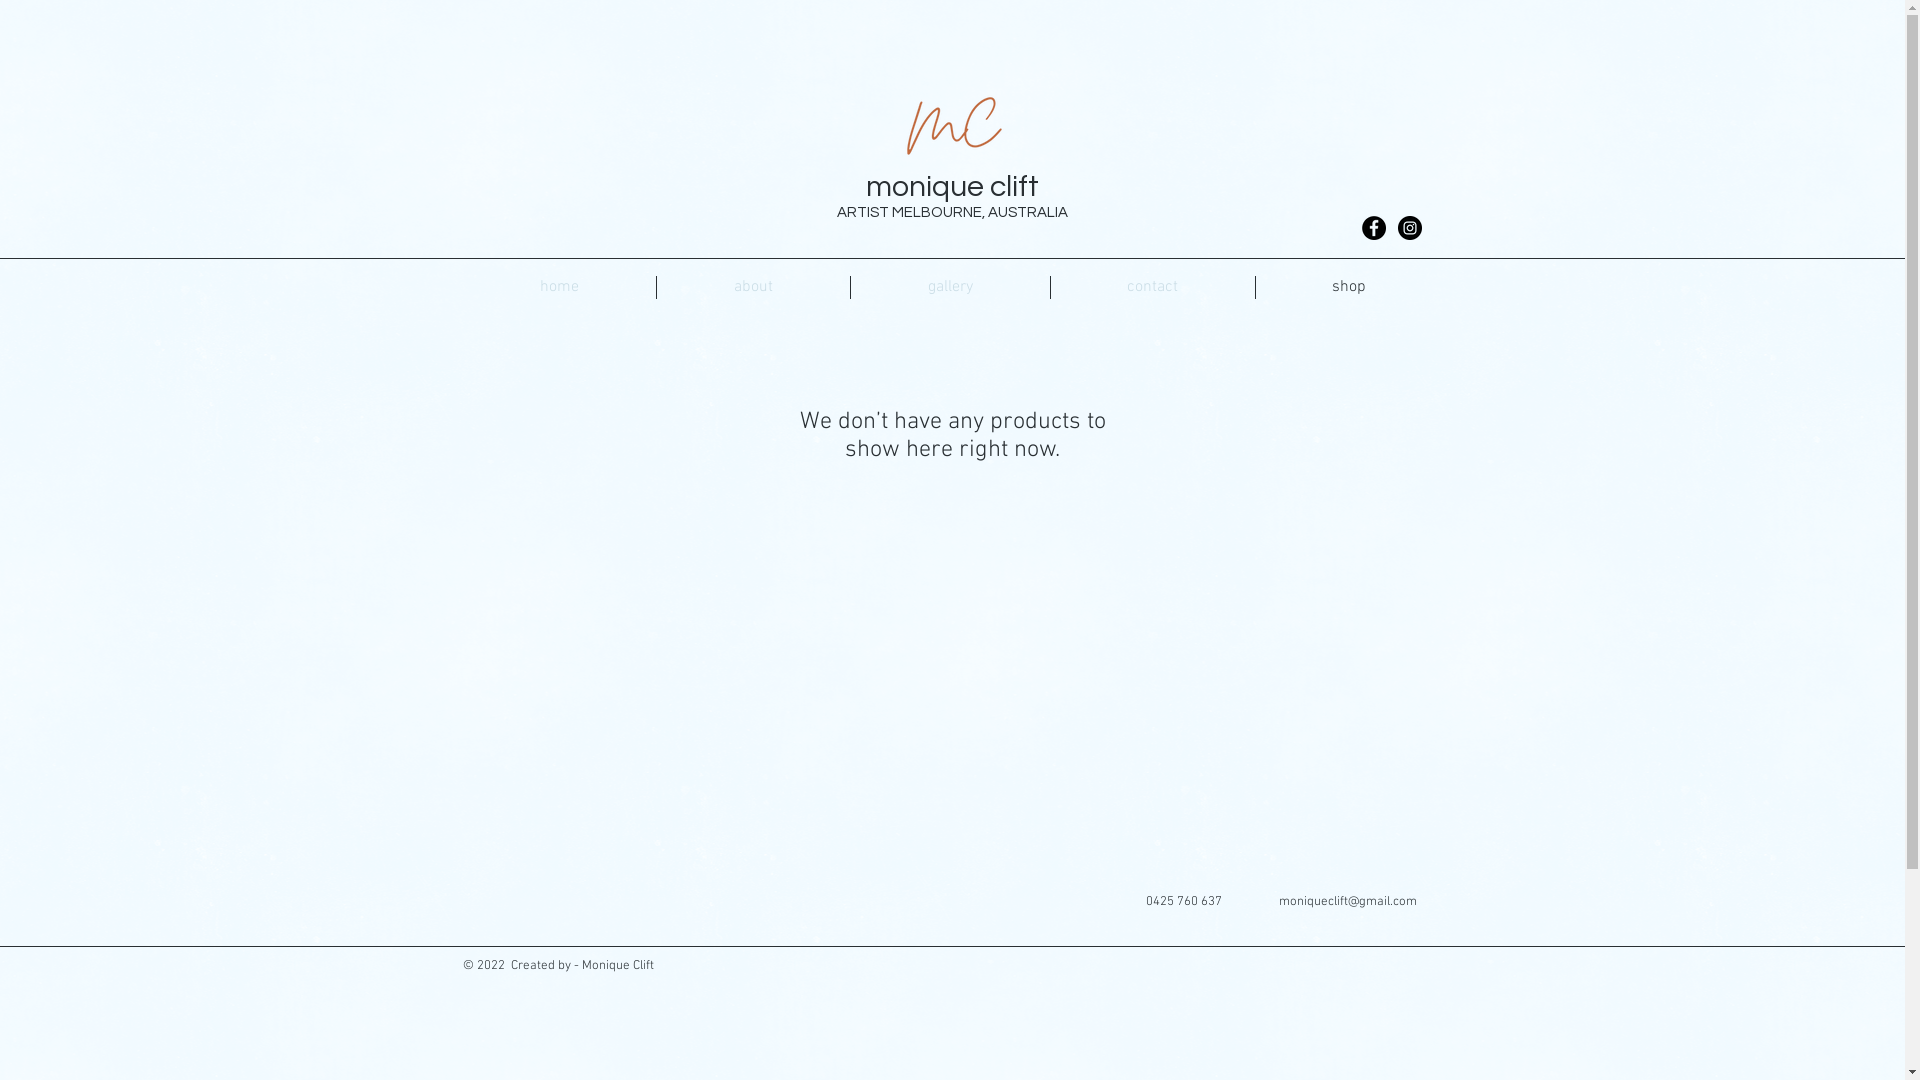  I want to click on 'shop', so click(1255, 287).